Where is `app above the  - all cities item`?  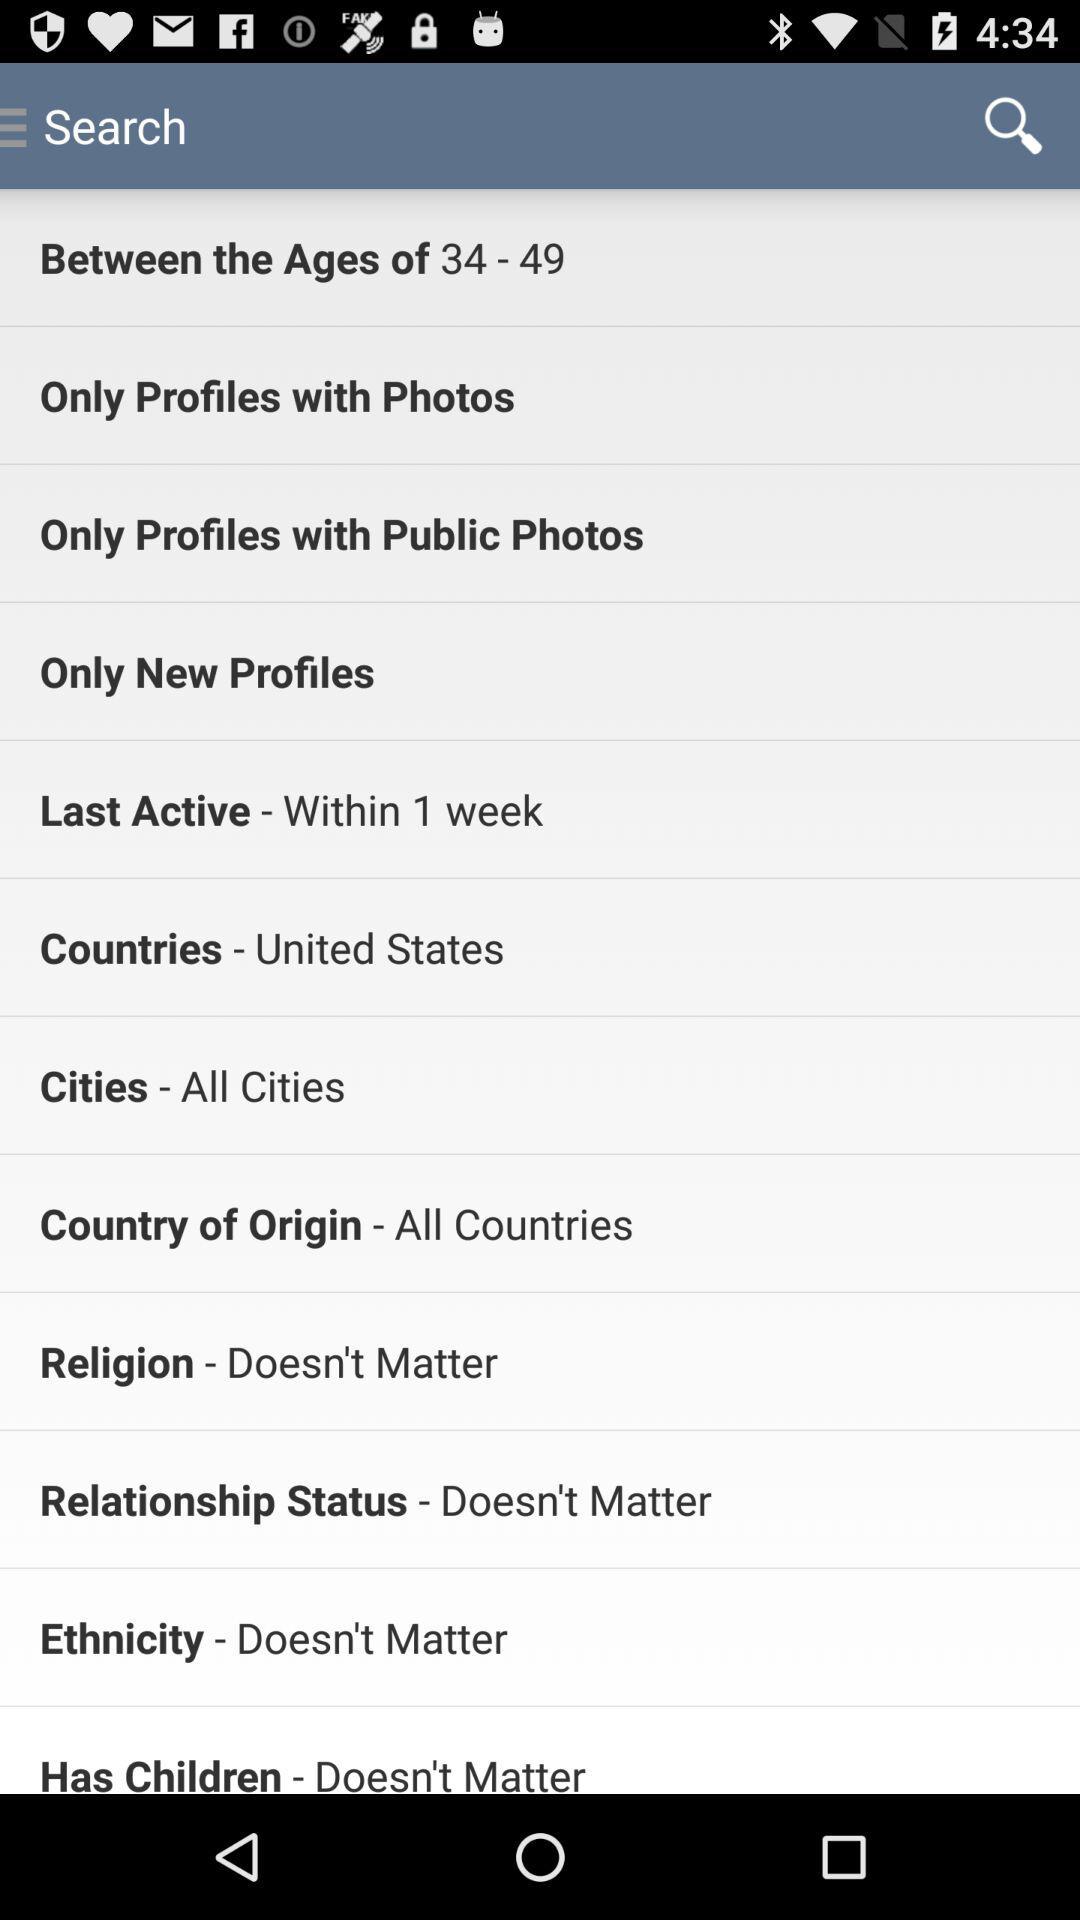
app above the  - all cities item is located at coordinates (363, 946).